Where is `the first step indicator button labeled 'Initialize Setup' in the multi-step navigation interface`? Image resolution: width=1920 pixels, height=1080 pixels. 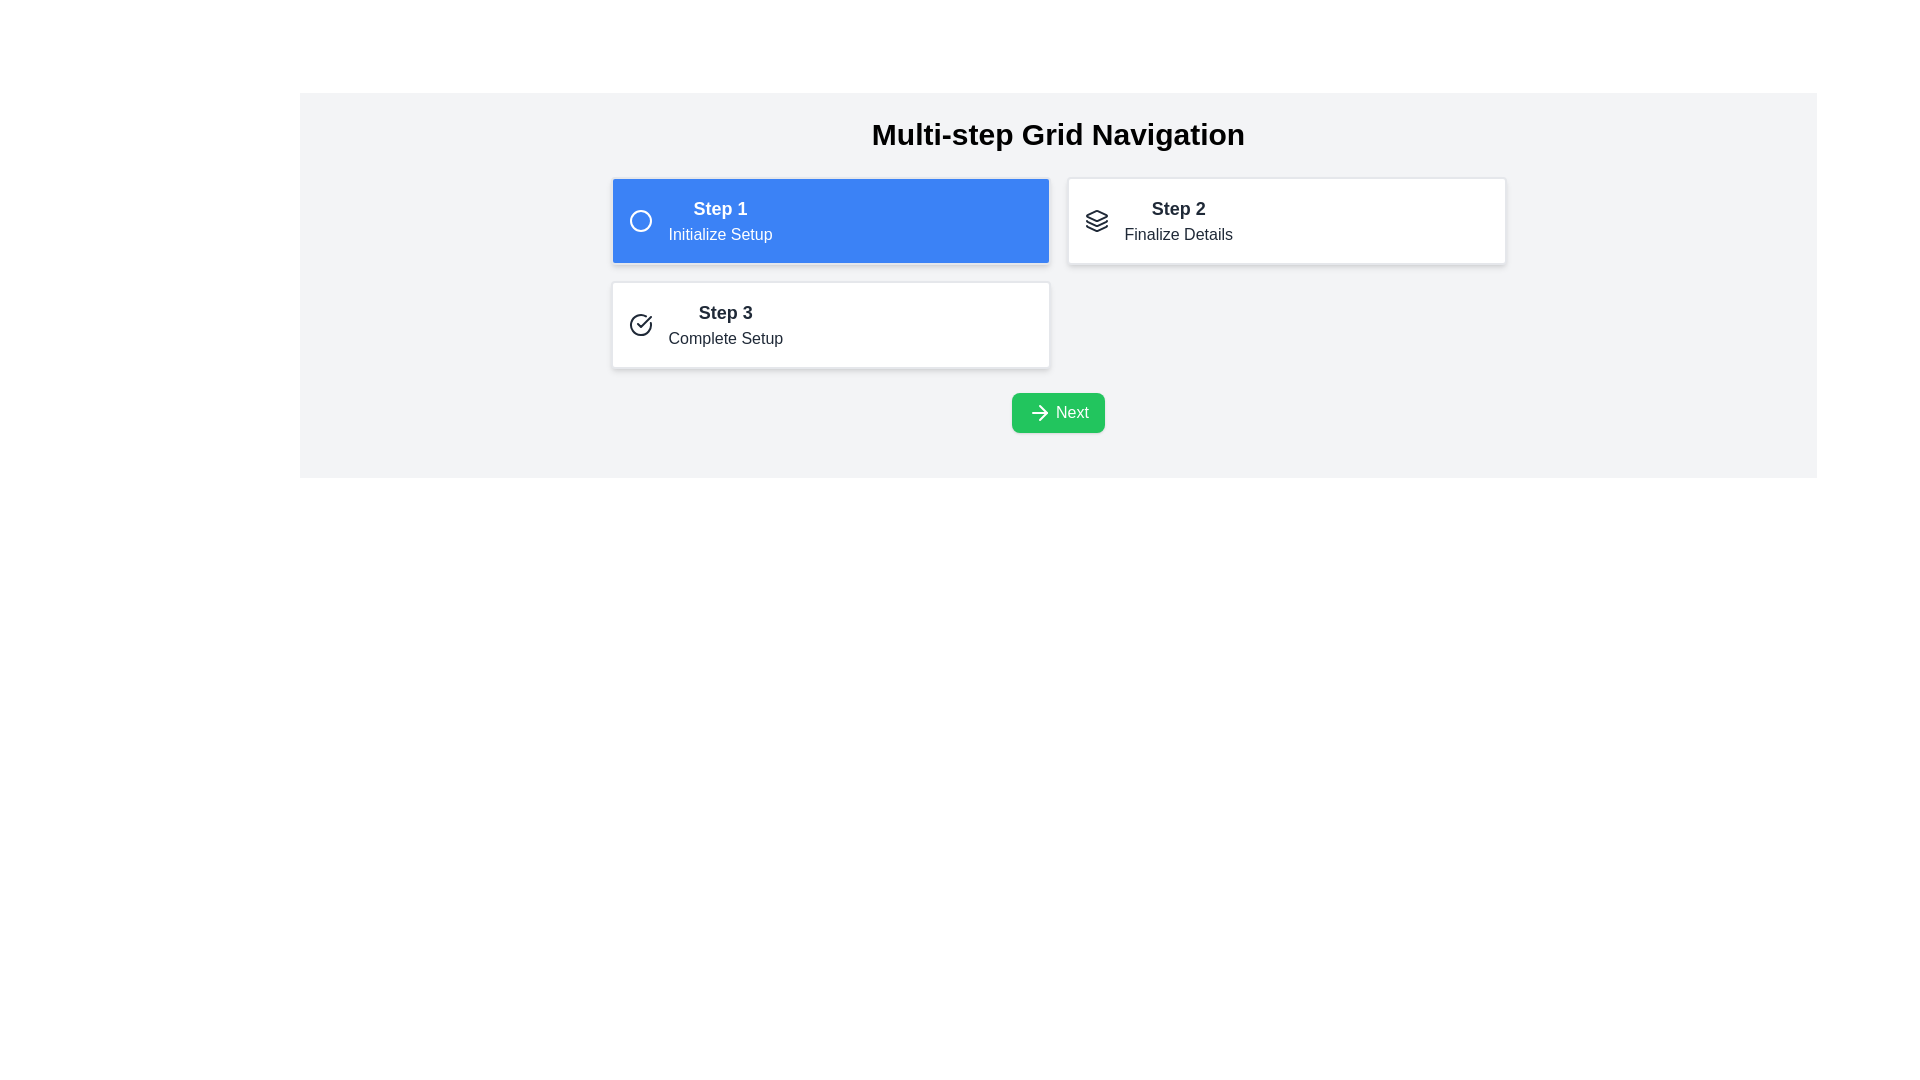 the first step indicator button labeled 'Initialize Setup' in the multi-step navigation interface is located at coordinates (830, 220).